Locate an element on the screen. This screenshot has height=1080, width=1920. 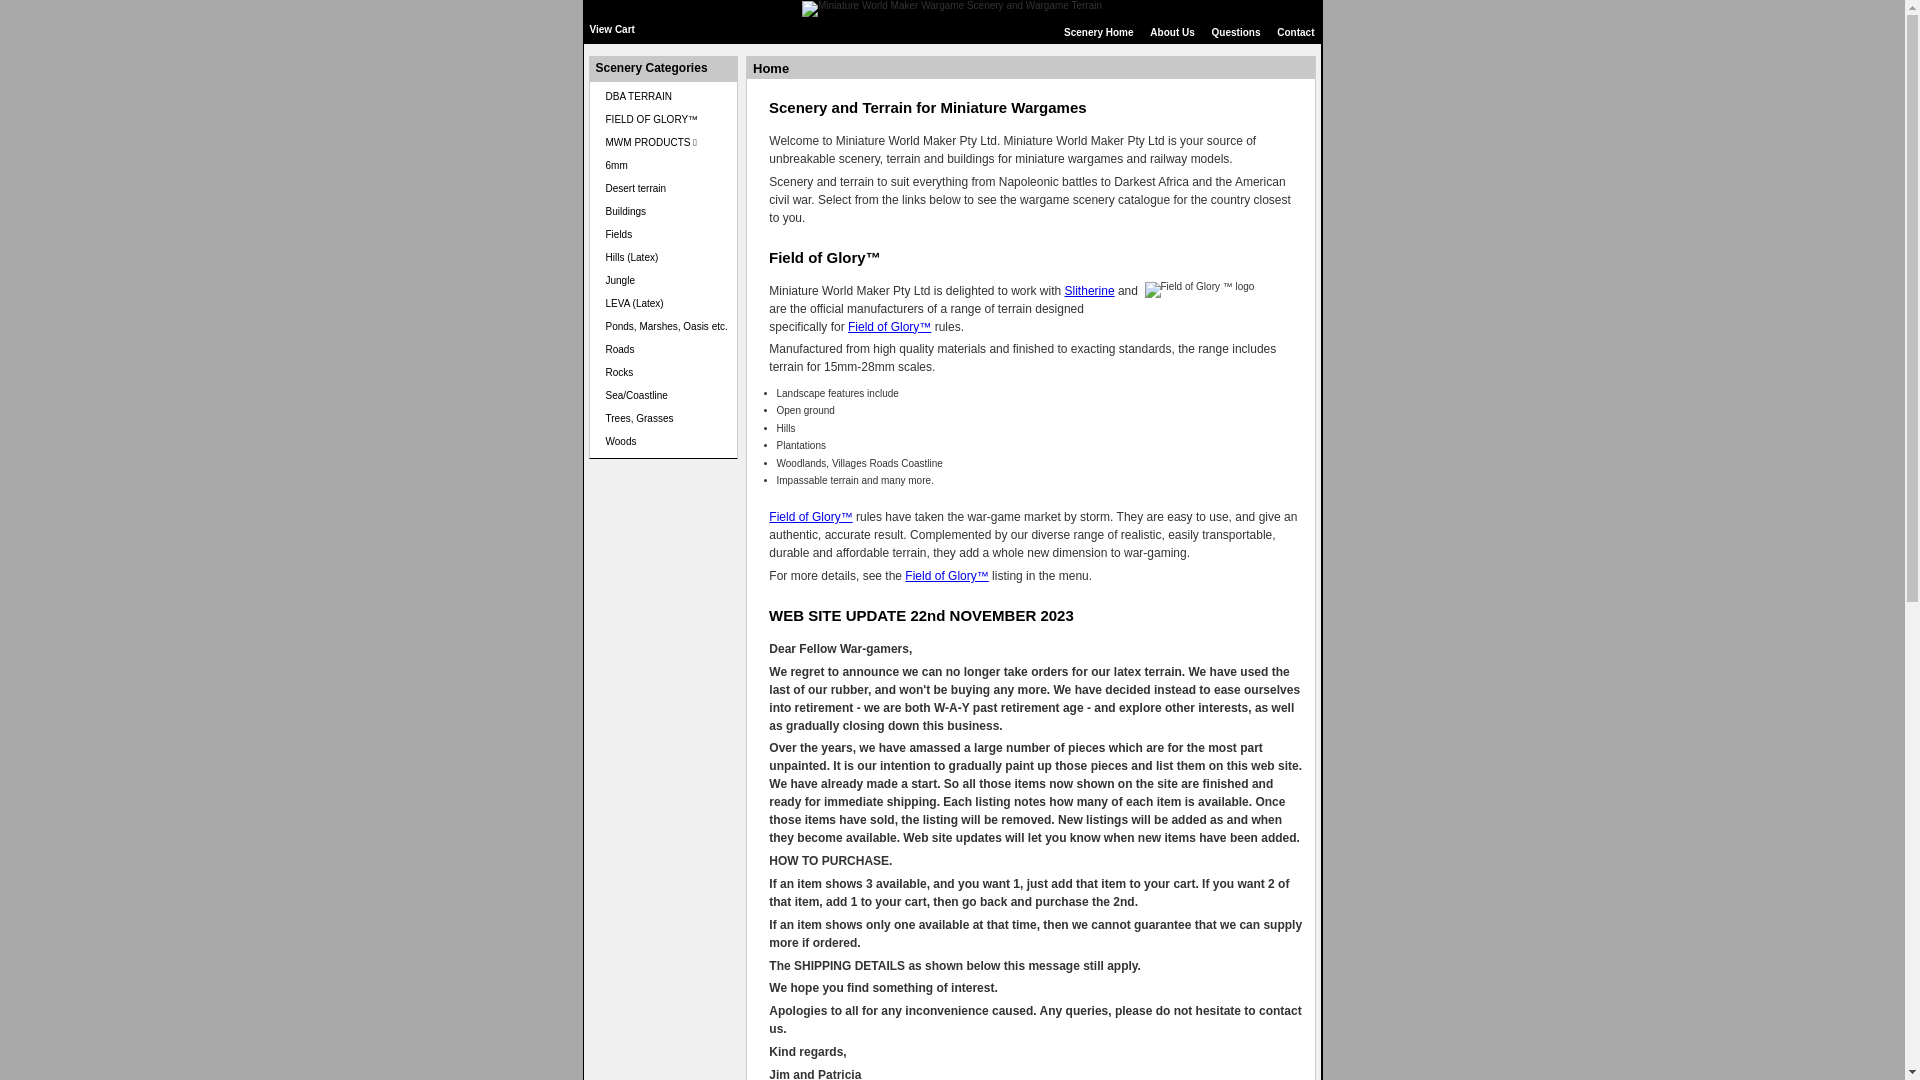
'DBA TERRAIN' is located at coordinates (638, 96).